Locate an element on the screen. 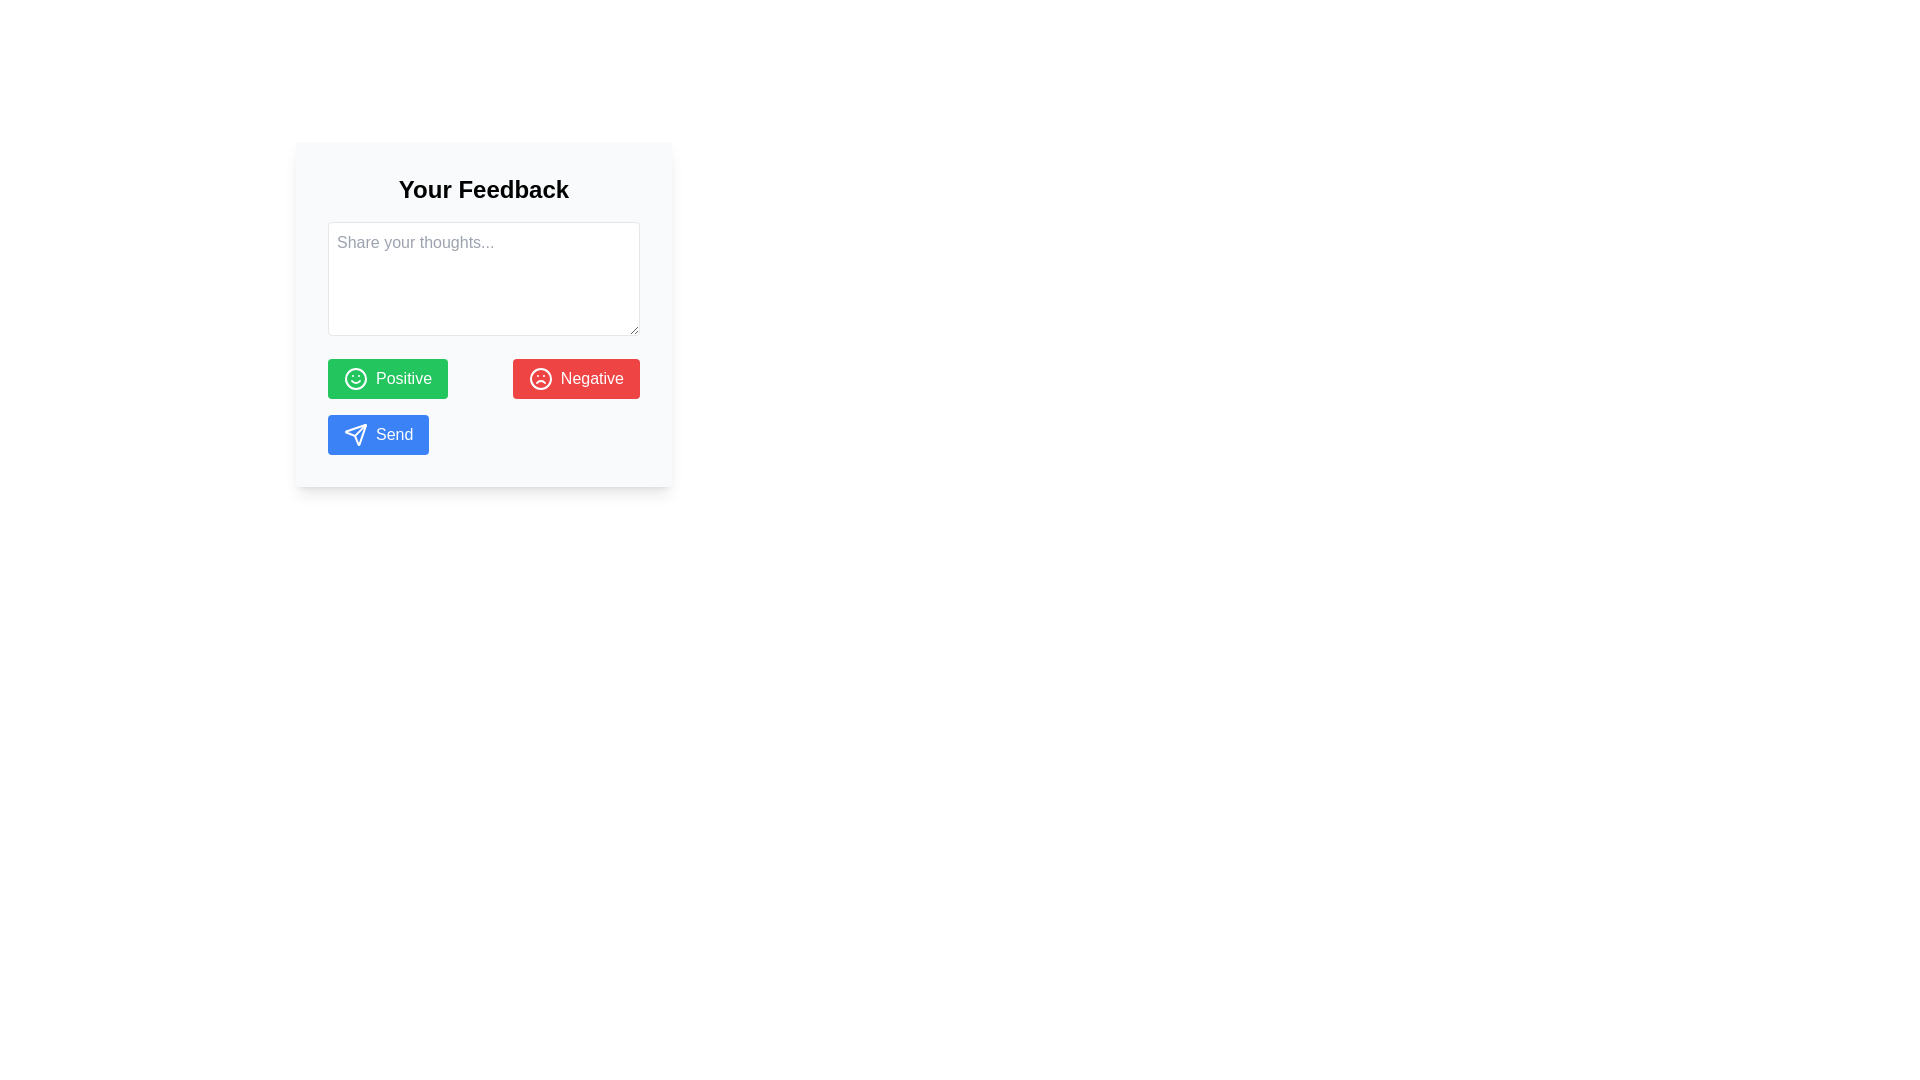  the submit button located in the lower section of the feedback form, which triggers a color change is located at coordinates (378, 434).